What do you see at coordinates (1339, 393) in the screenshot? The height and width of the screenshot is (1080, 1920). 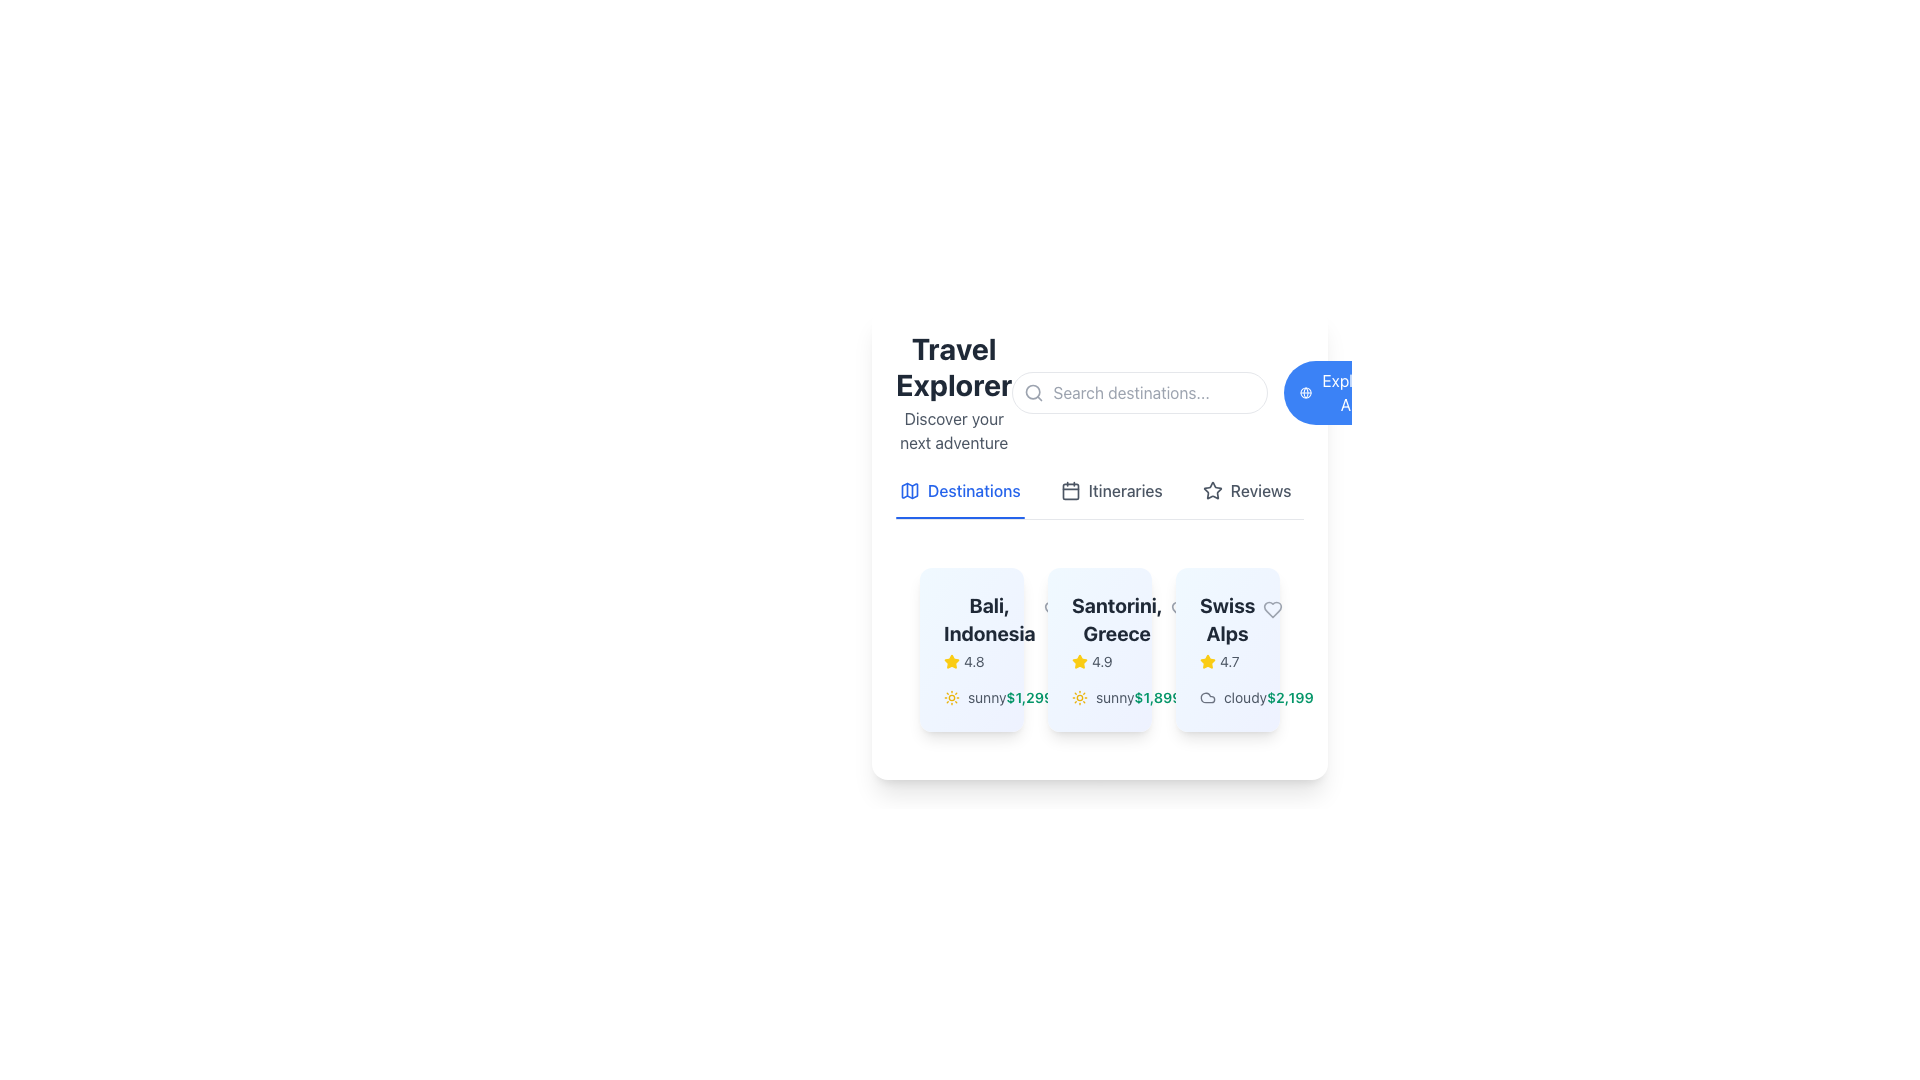 I see `the blue 'Explore All' button with rounded corners, featuring a globe icon` at bounding box center [1339, 393].